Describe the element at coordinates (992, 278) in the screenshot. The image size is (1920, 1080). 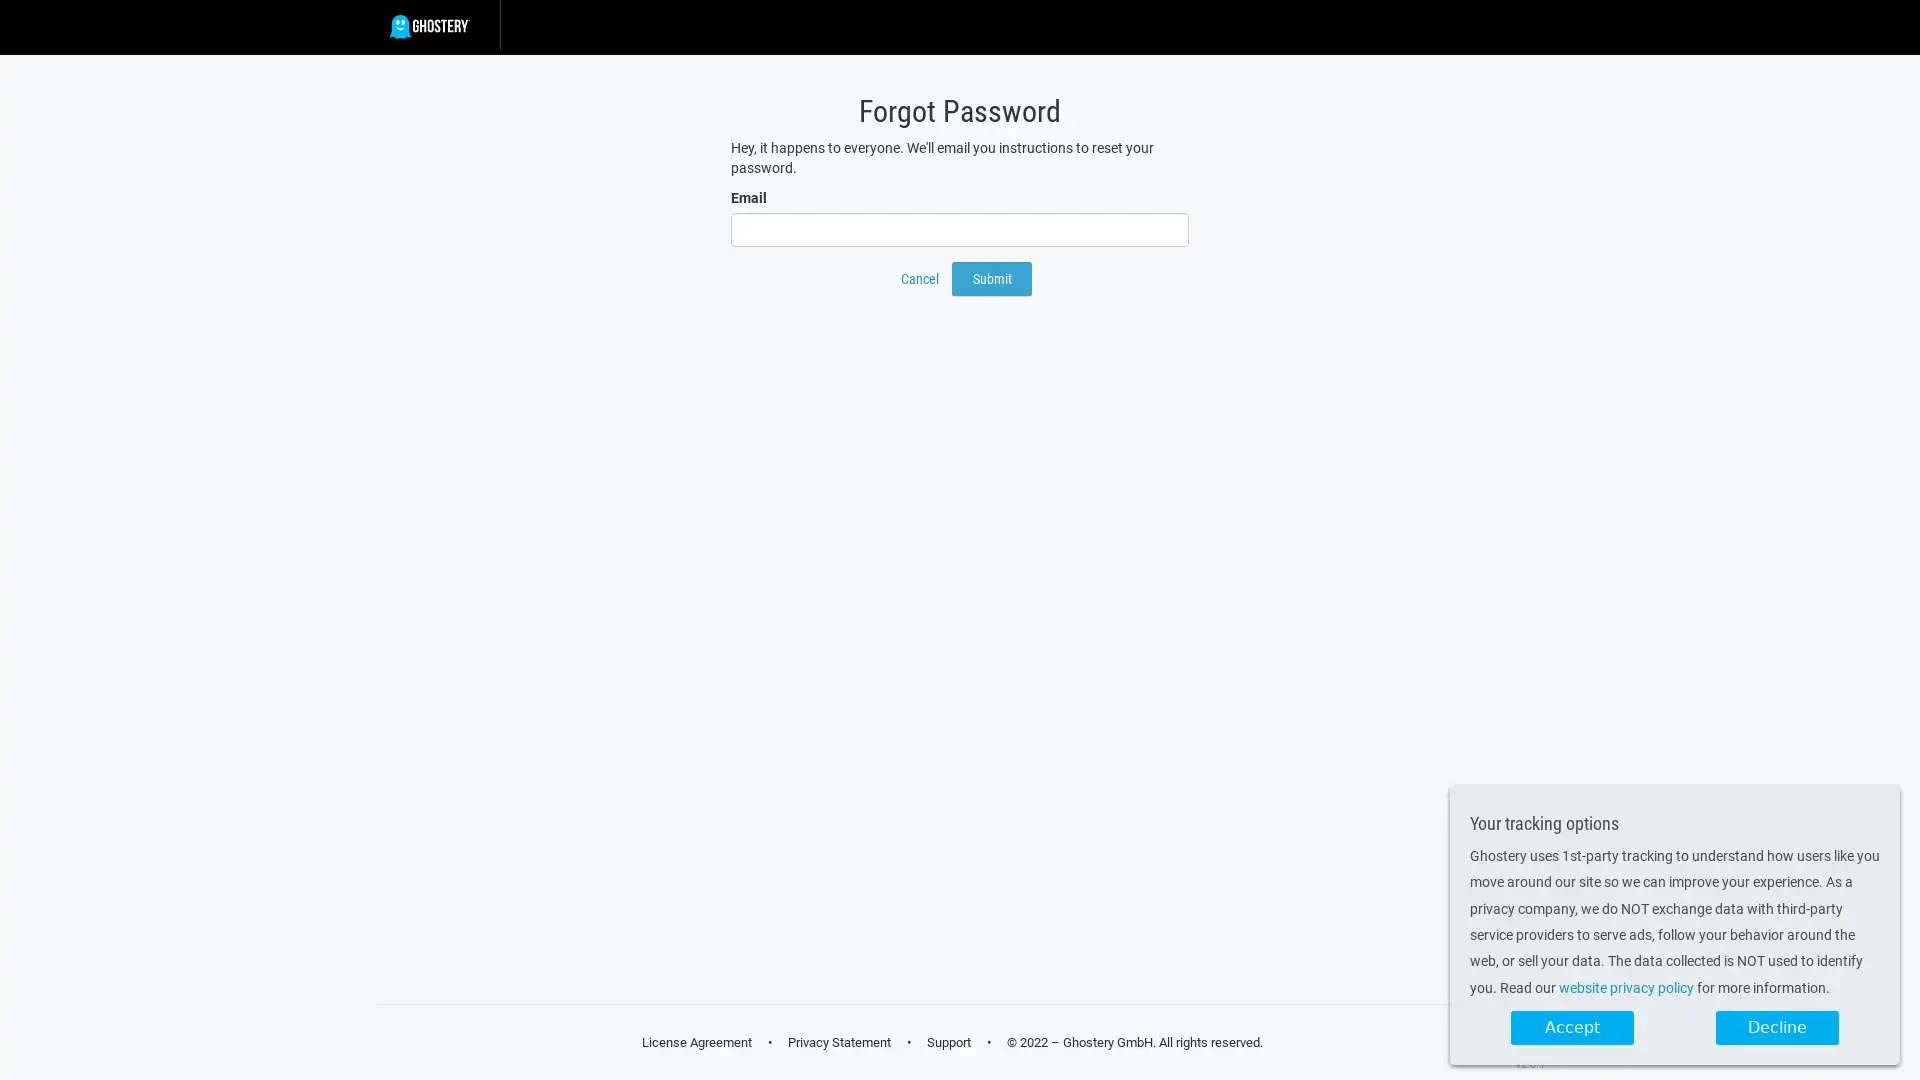
I see `Submit` at that location.